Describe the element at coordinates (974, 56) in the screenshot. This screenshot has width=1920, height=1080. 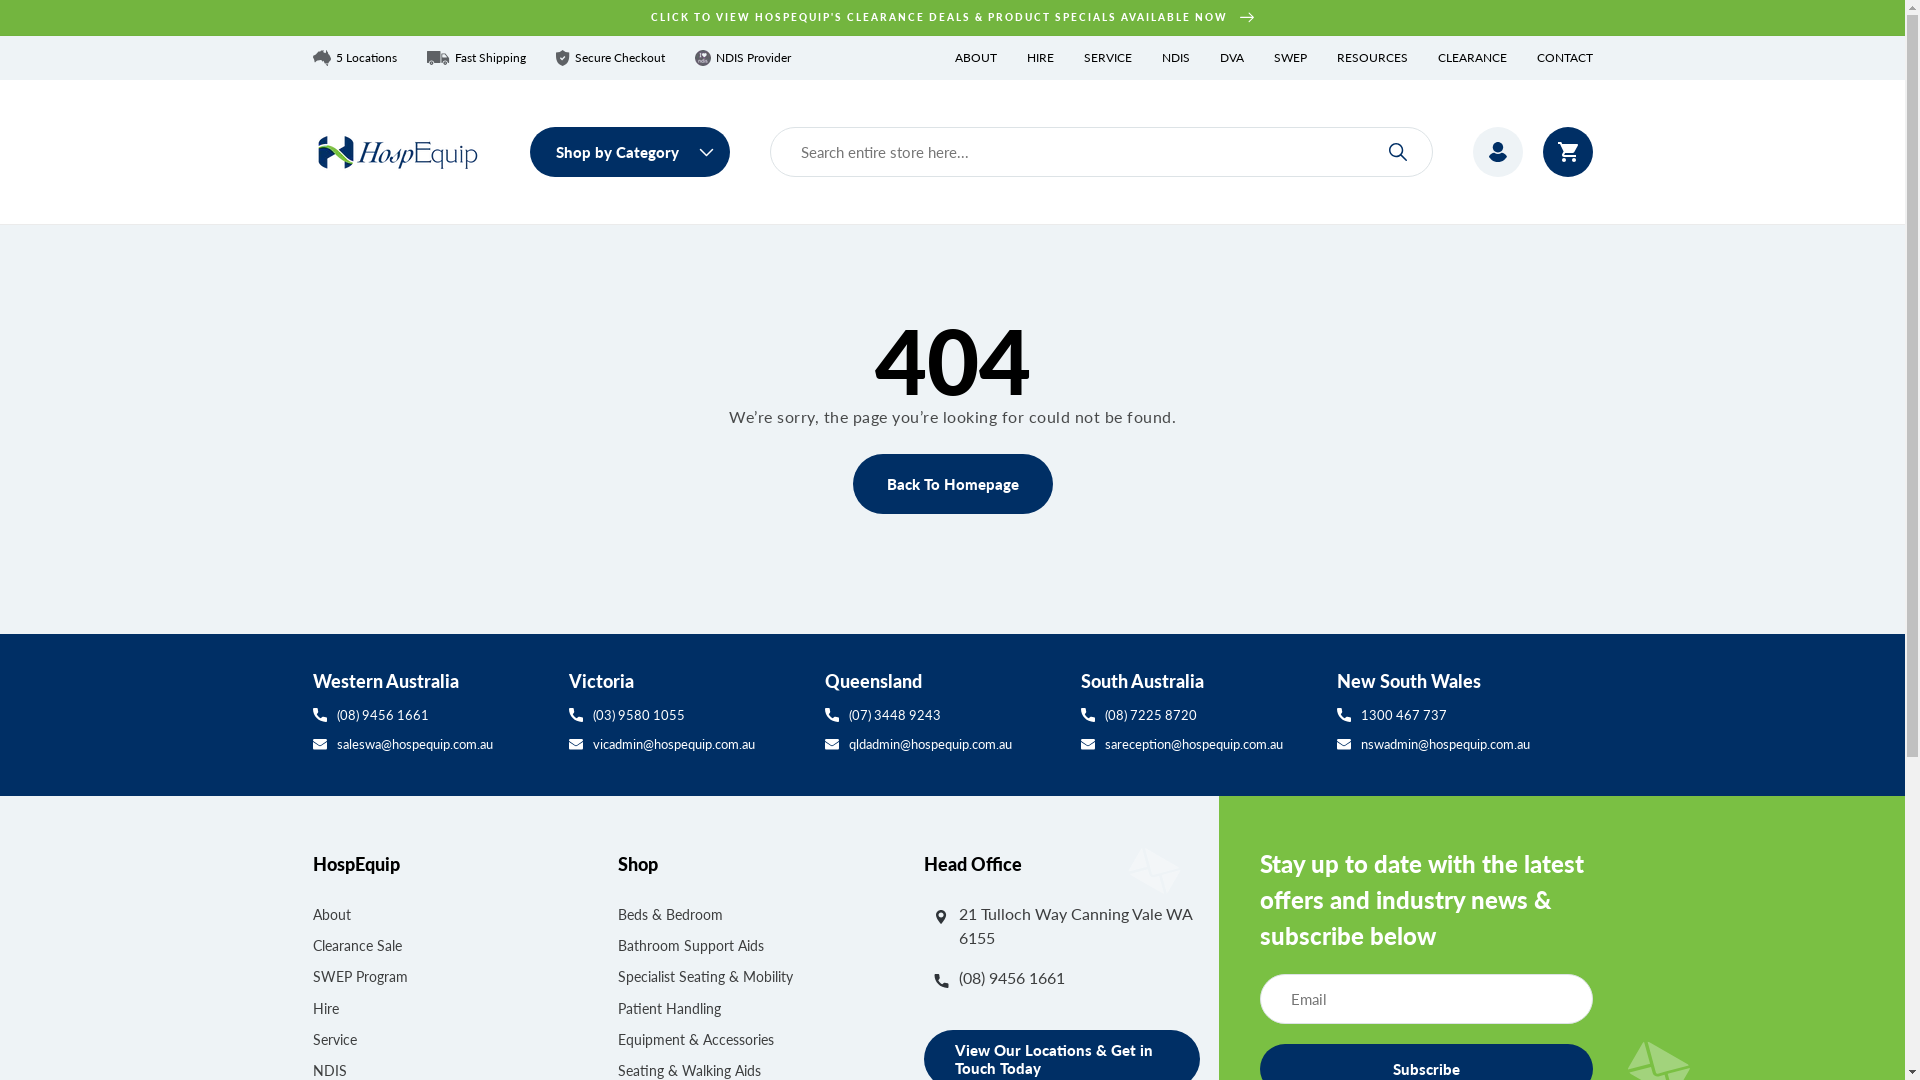
I see `'ABOUT'` at that location.